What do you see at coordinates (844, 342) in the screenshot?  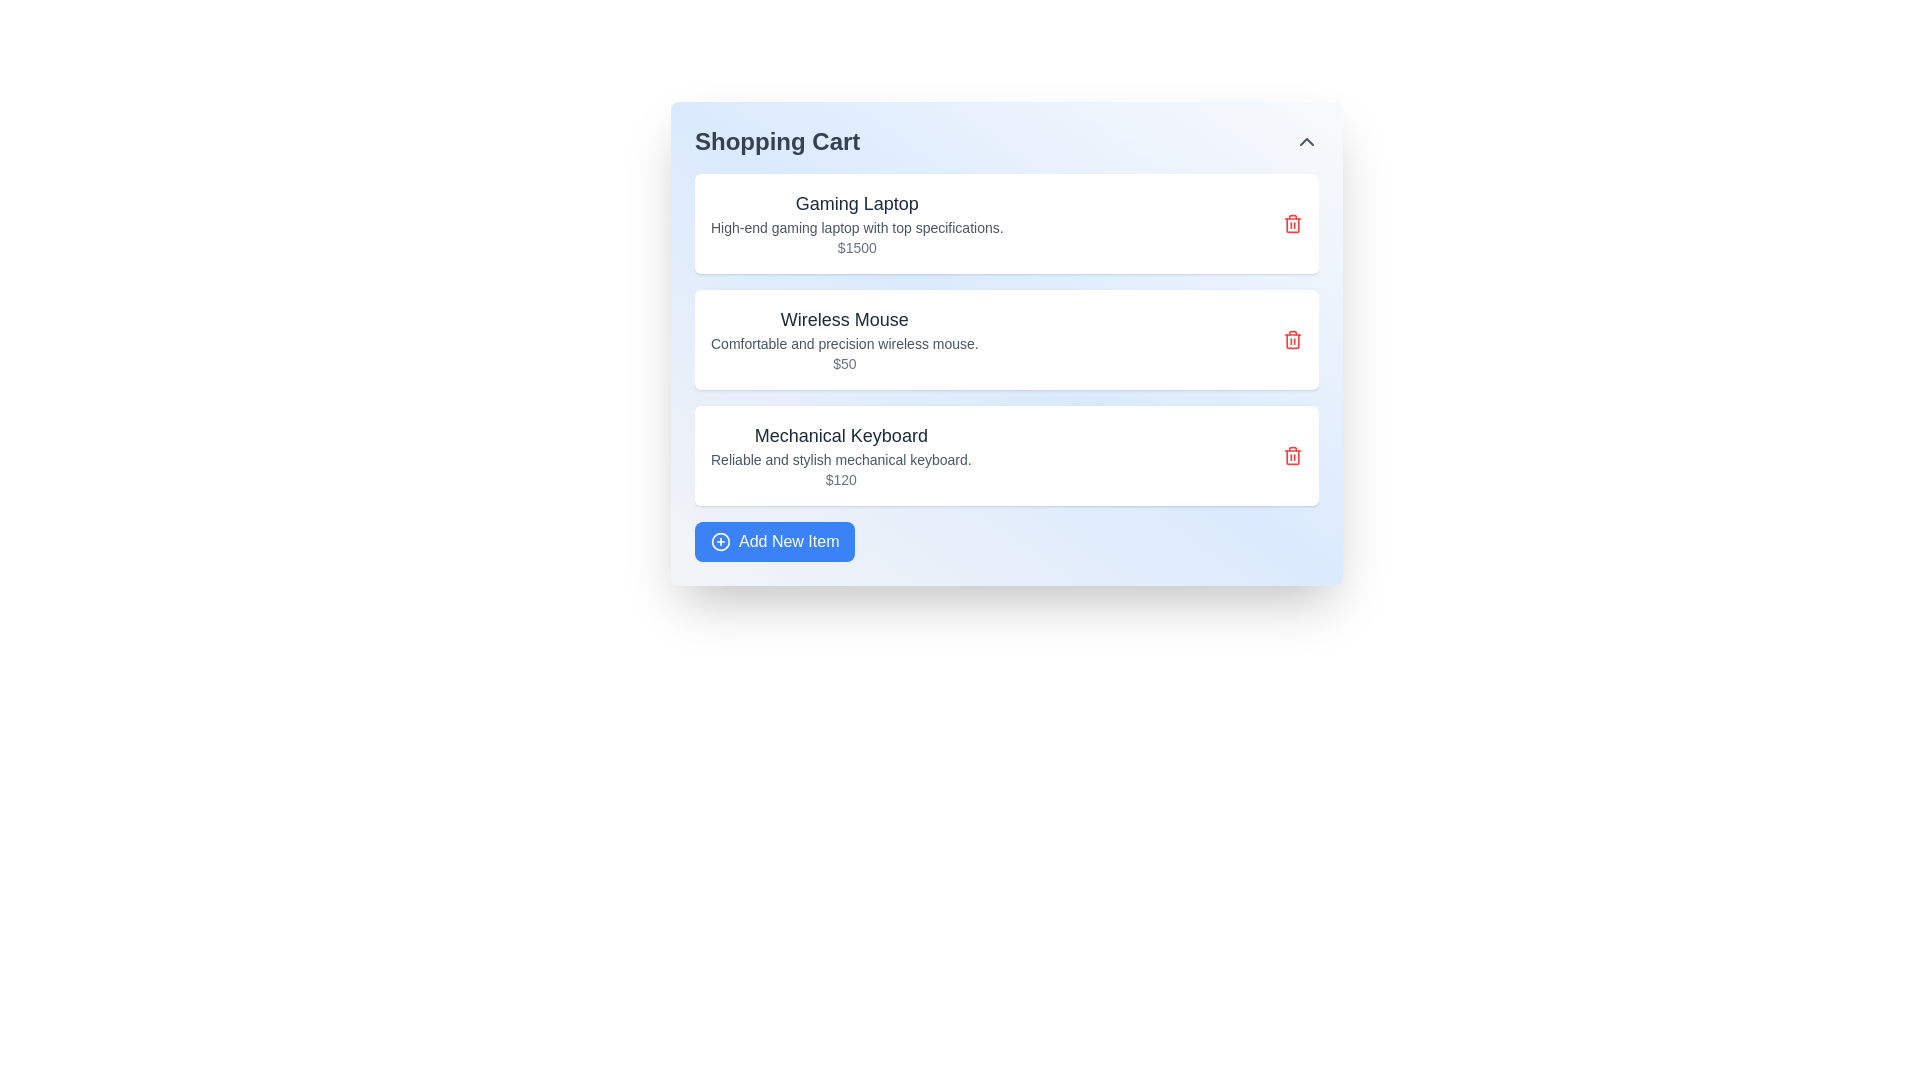 I see `product description text located beneath the 'Wireless Mouse' title and above the '$50' price within the product card` at bounding box center [844, 342].